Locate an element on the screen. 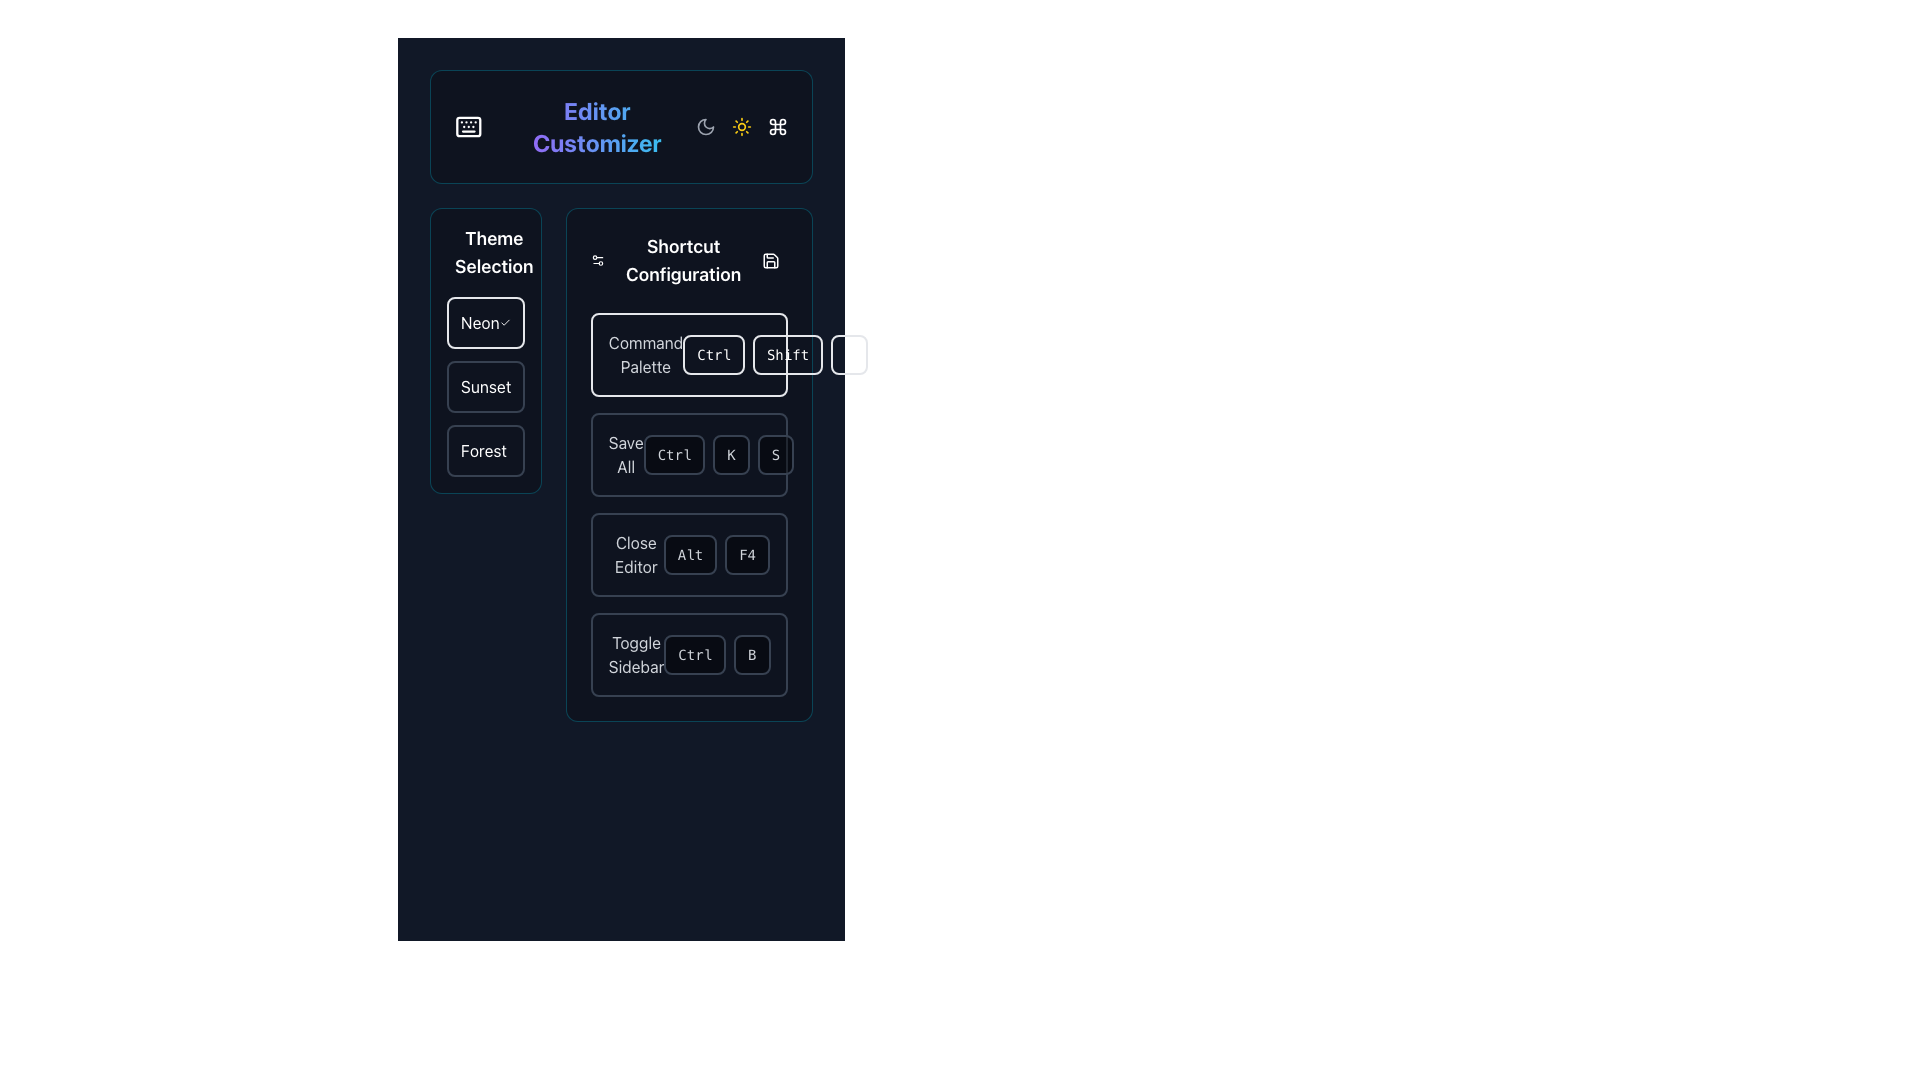 This screenshot has width=1920, height=1080. the trio of icons (crescent moon, sun, command symbol) located in the upper-right corner of the 'Editor Customizer' panel is located at coordinates (741, 127).